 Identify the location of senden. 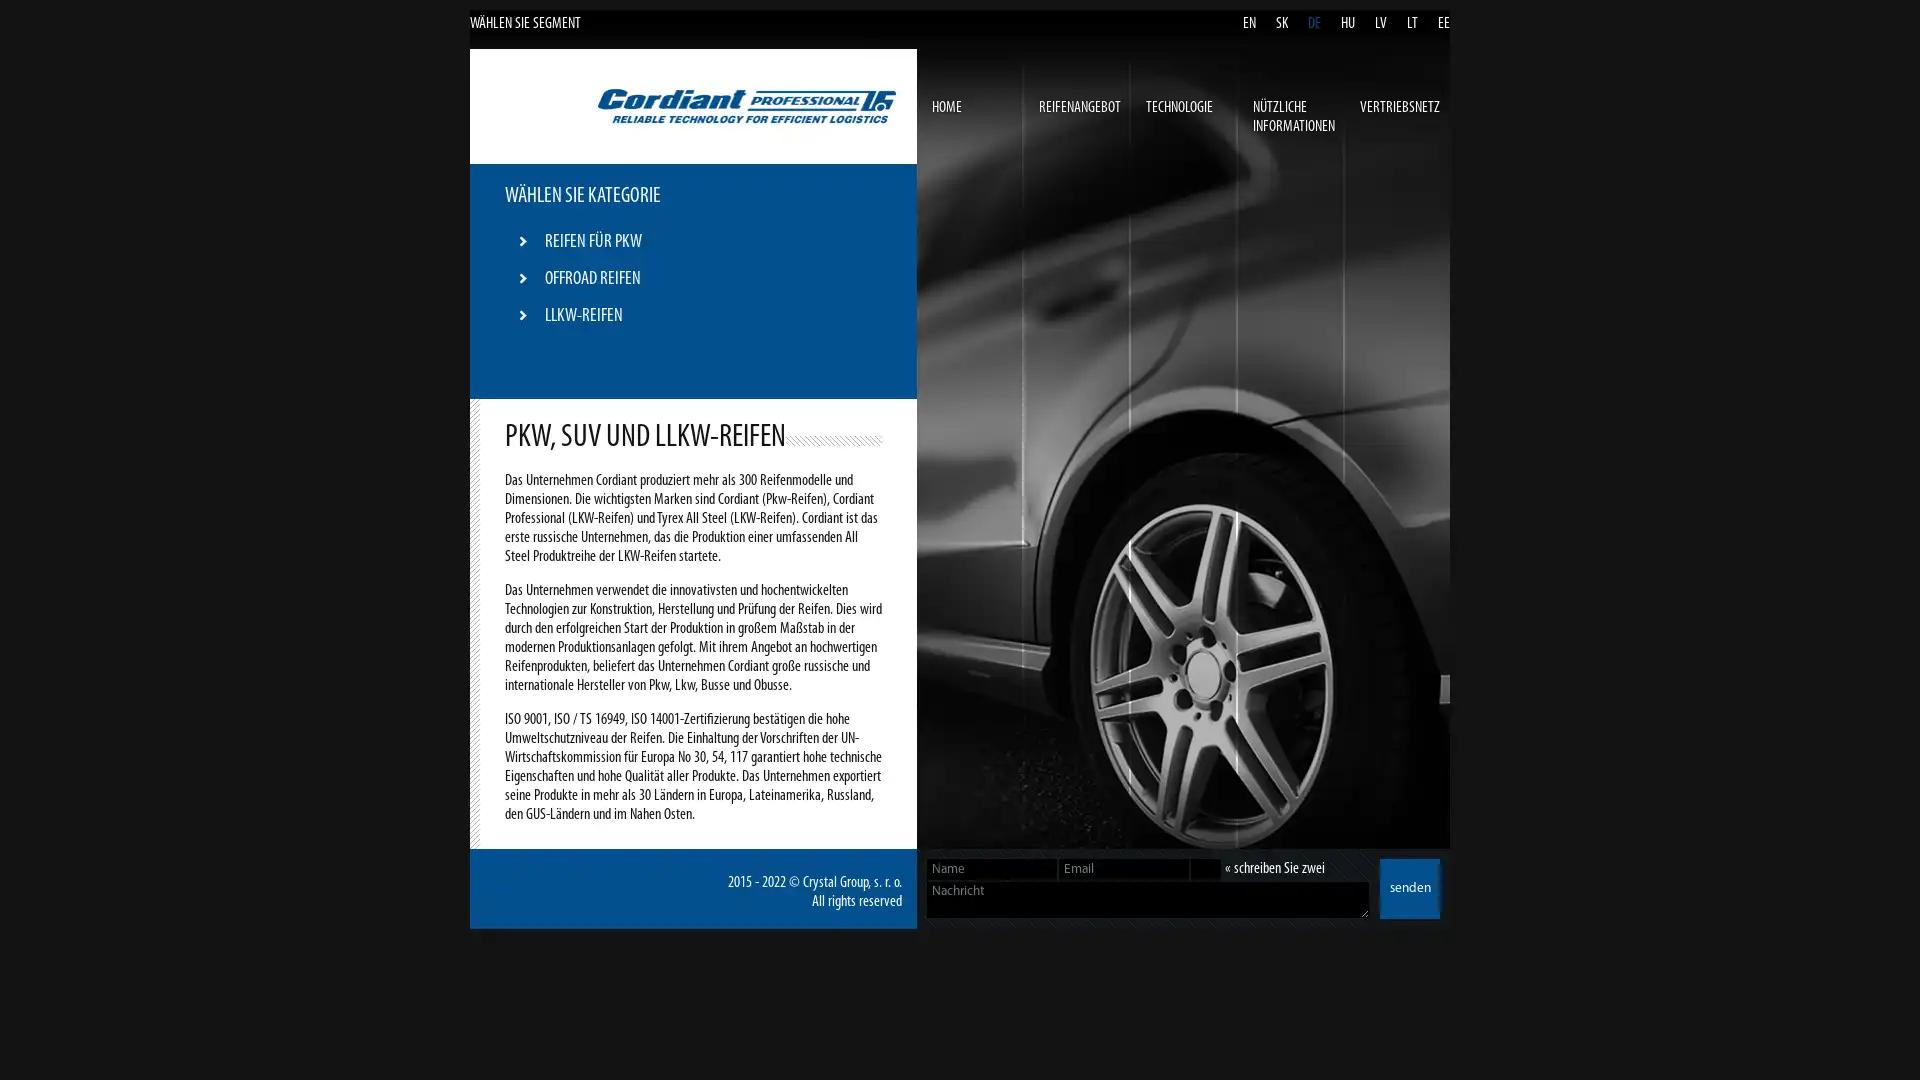
(1409, 887).